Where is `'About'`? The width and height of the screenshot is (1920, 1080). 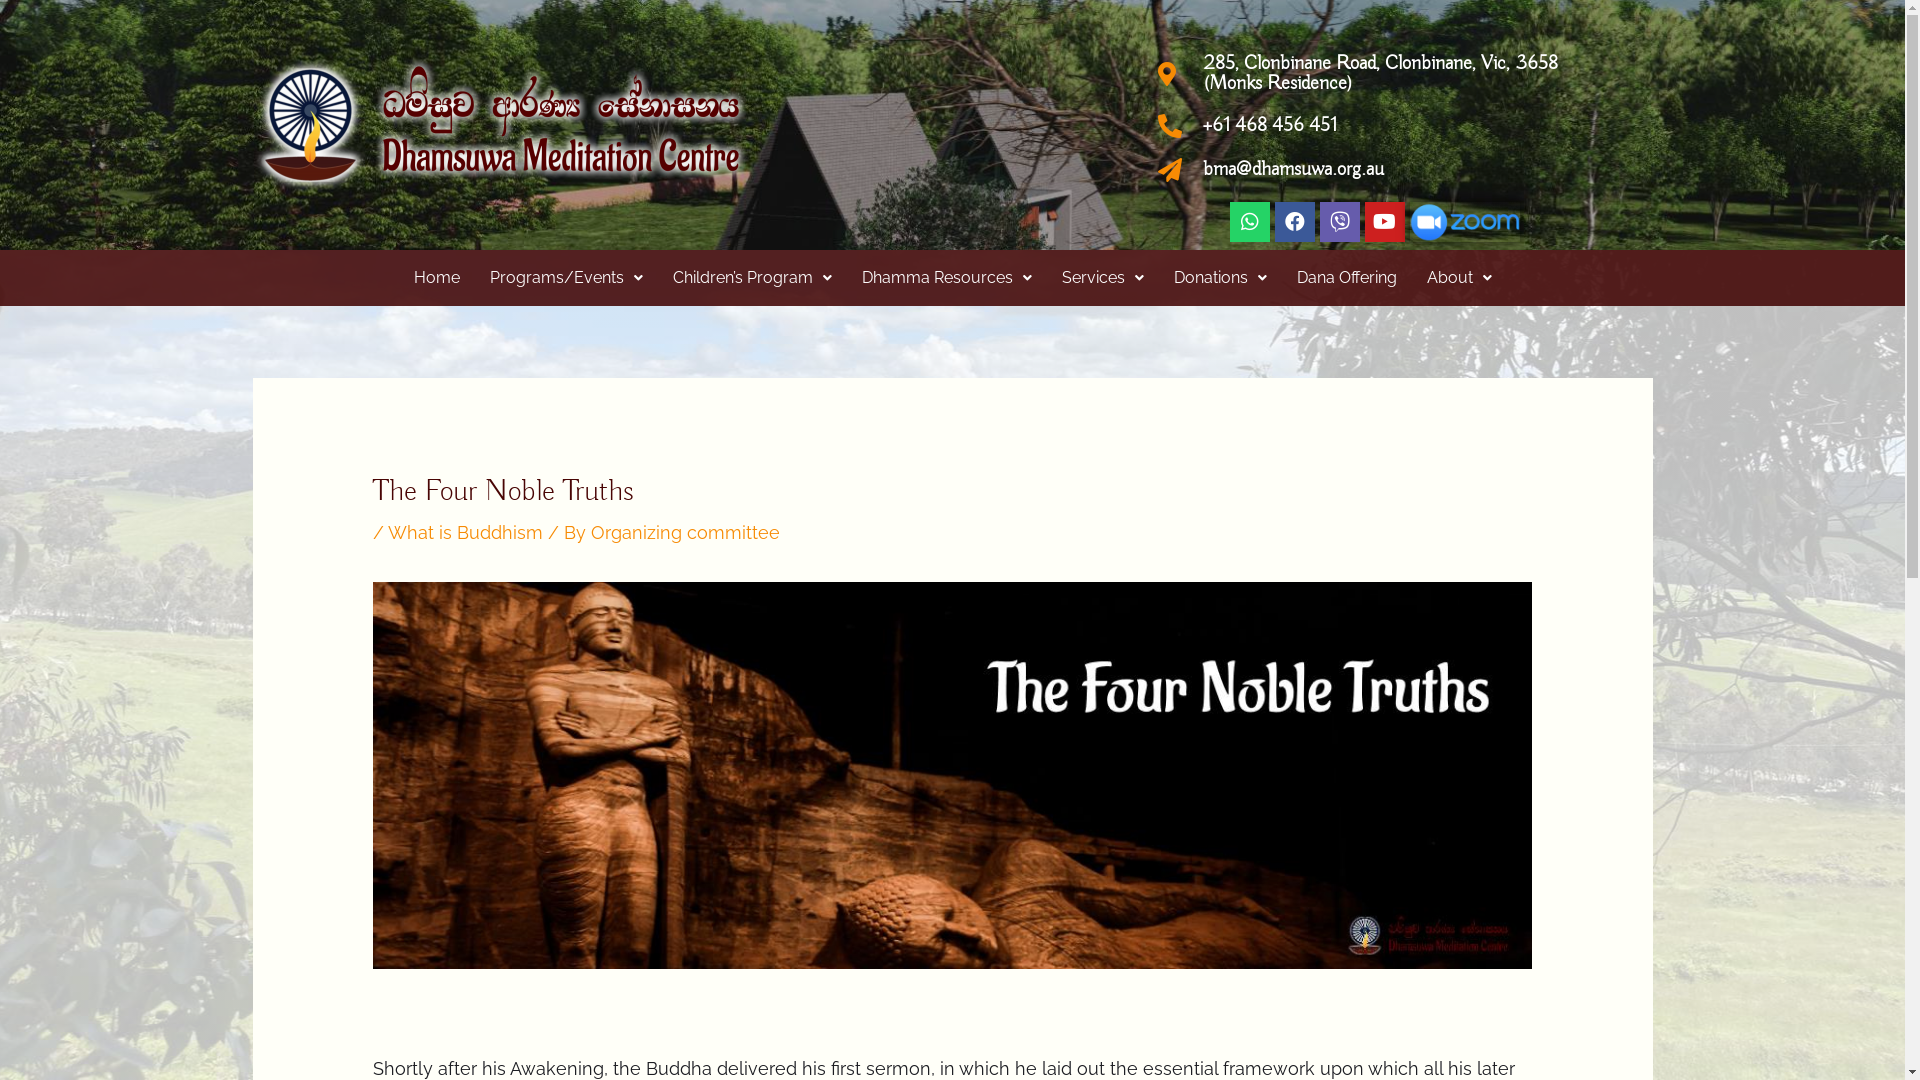 'About' is located at coordinates (1410, 277).